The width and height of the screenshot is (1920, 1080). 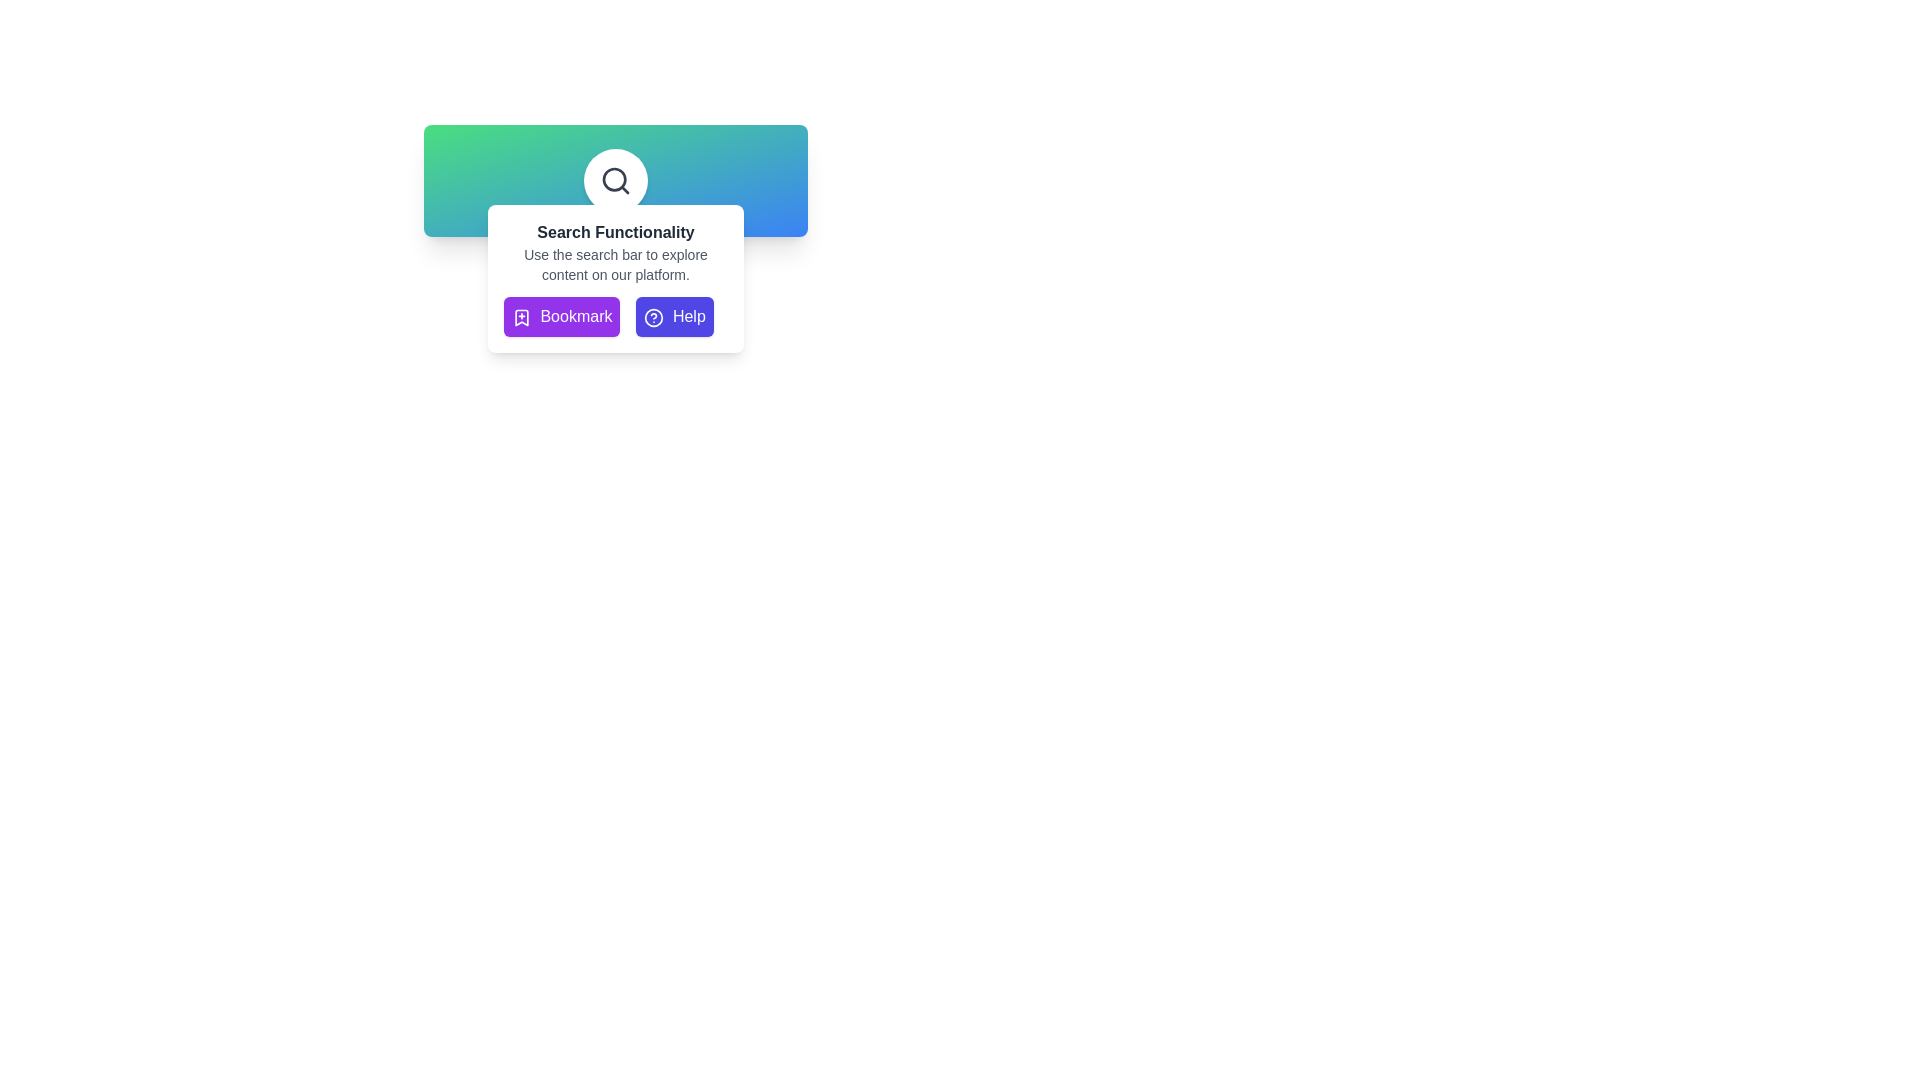 I want to click on the first button in the horizontal group of two buttons located at the center bottom of the 'Search Functionality' panel to bookmark content, so click(x=561, y=315).